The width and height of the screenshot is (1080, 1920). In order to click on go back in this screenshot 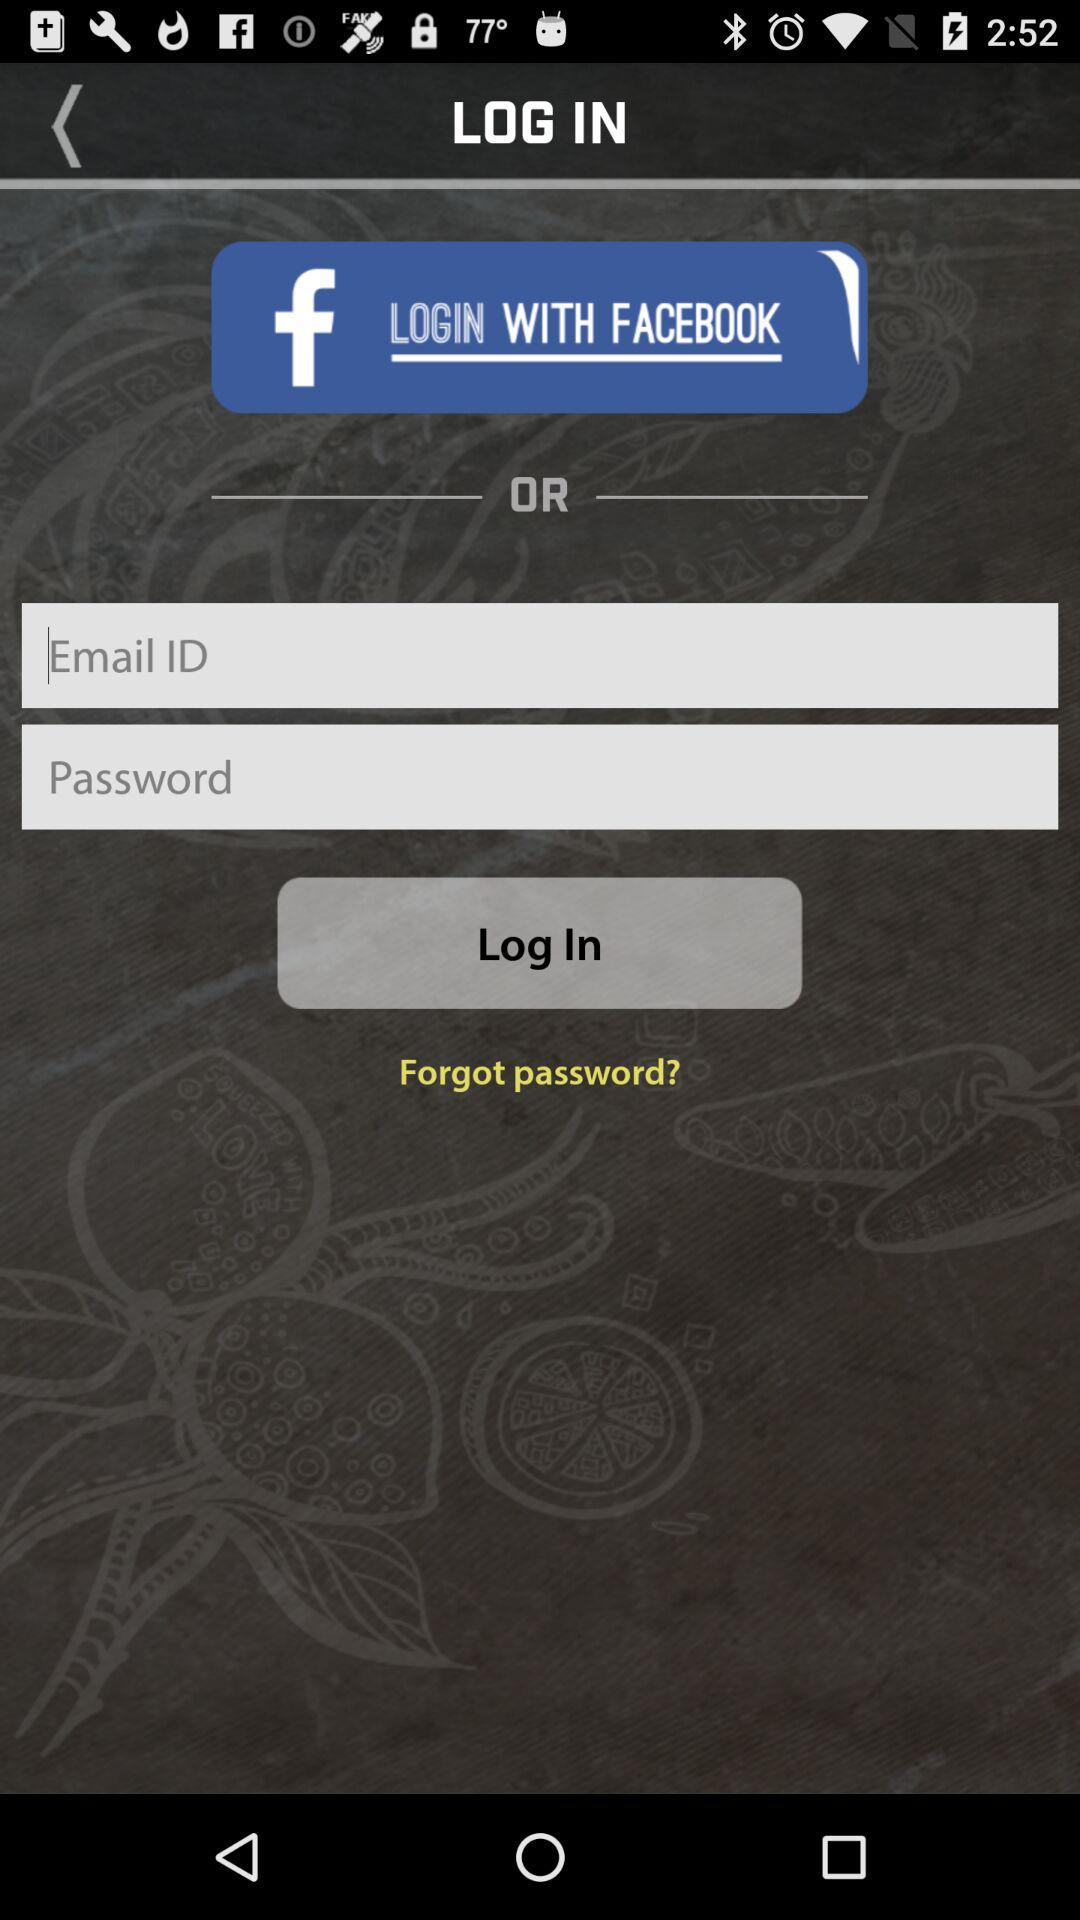, I will do `click(66, 124)`.